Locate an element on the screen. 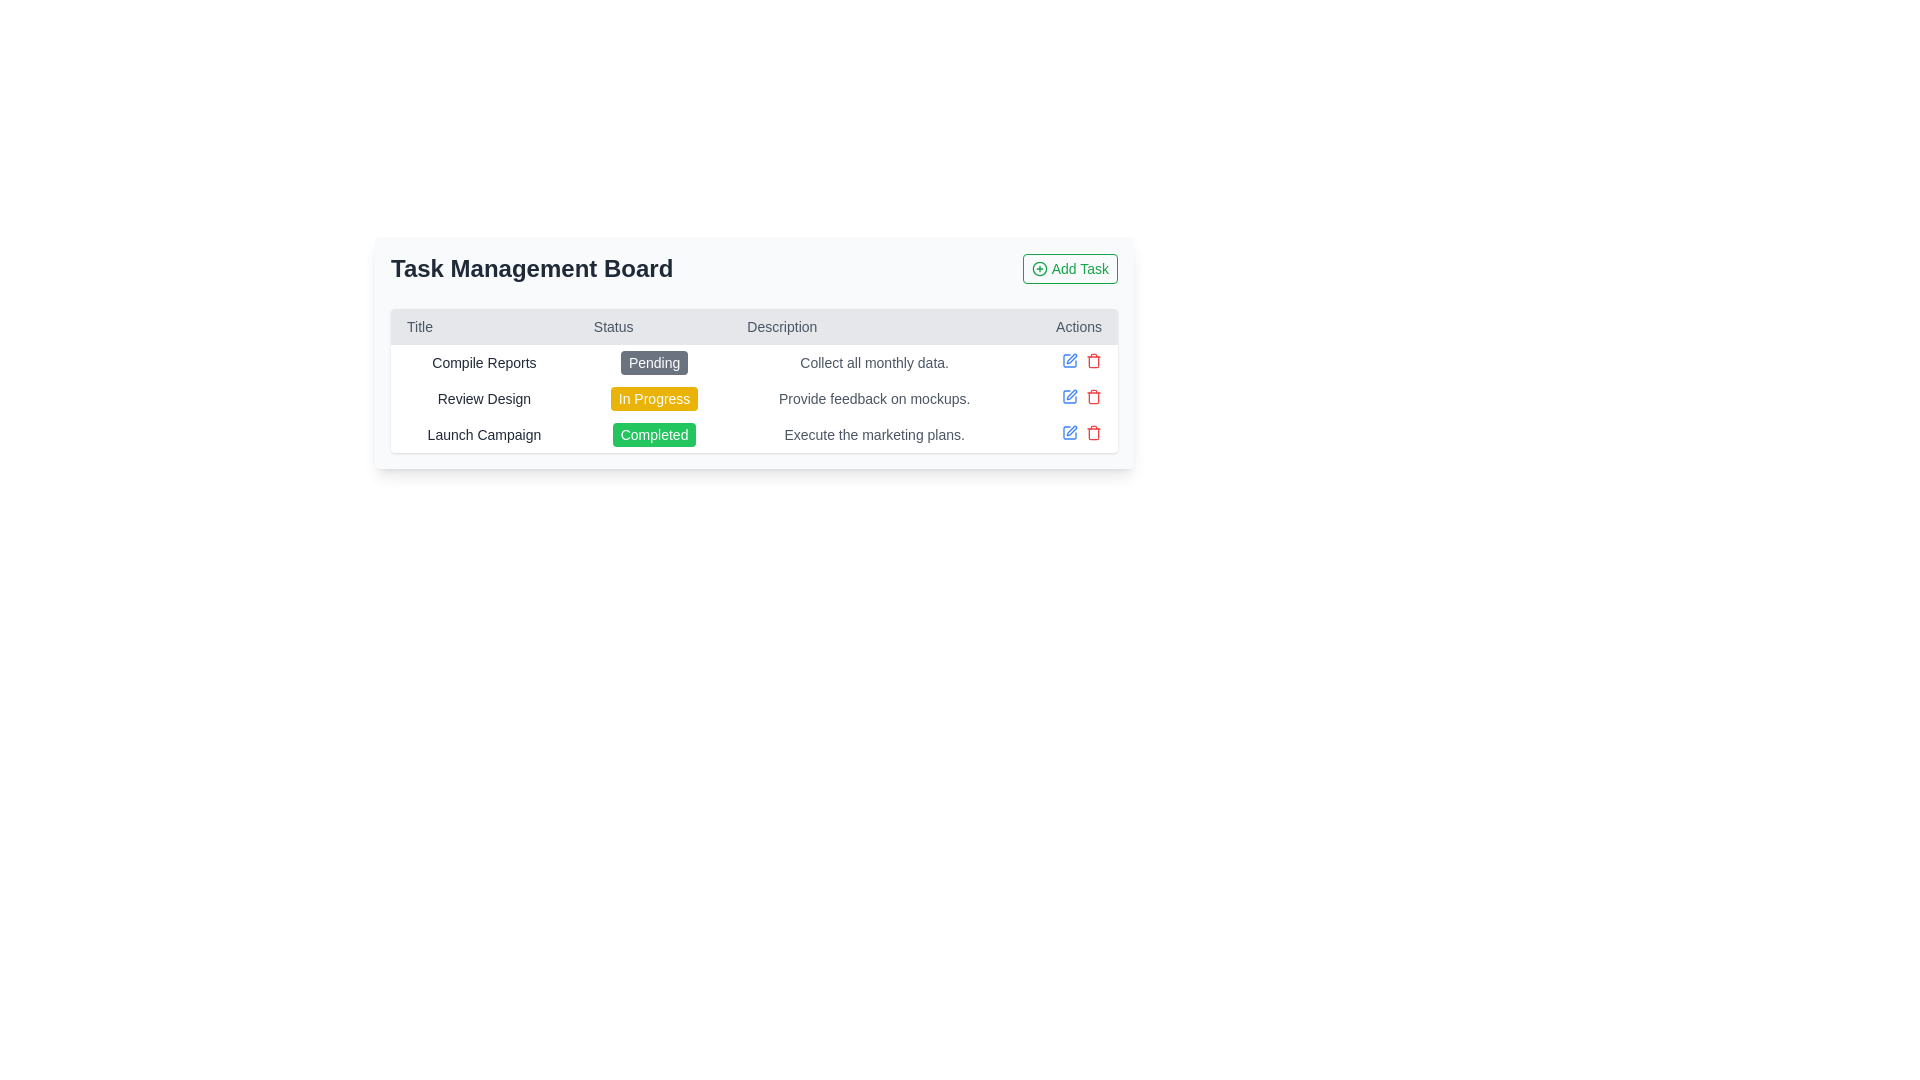  text from the status indicator badge located in the second row and second column of the 'Task Management Board' table, which indicates the current progress status of the task 'Review Design' is located at coordinates (654, 398).